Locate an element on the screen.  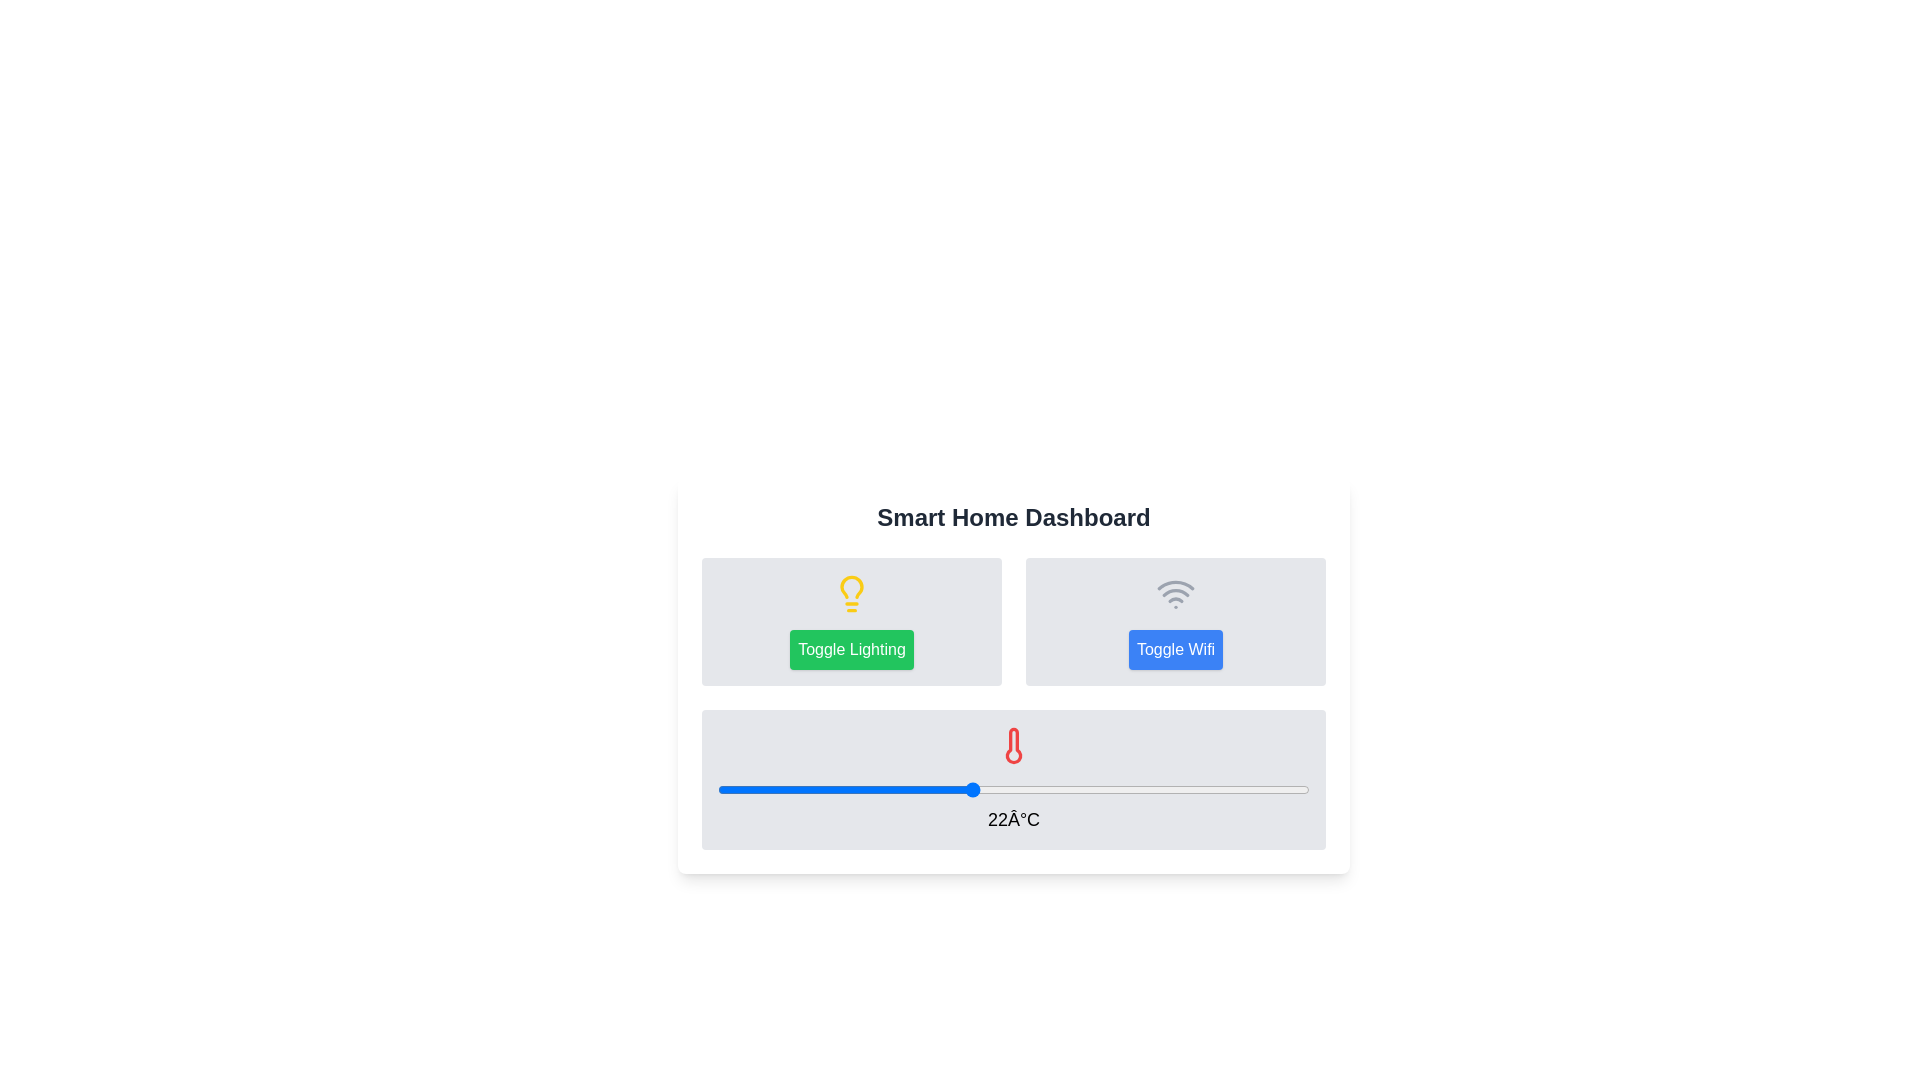
the temperature is located at coordinates (928, 789).